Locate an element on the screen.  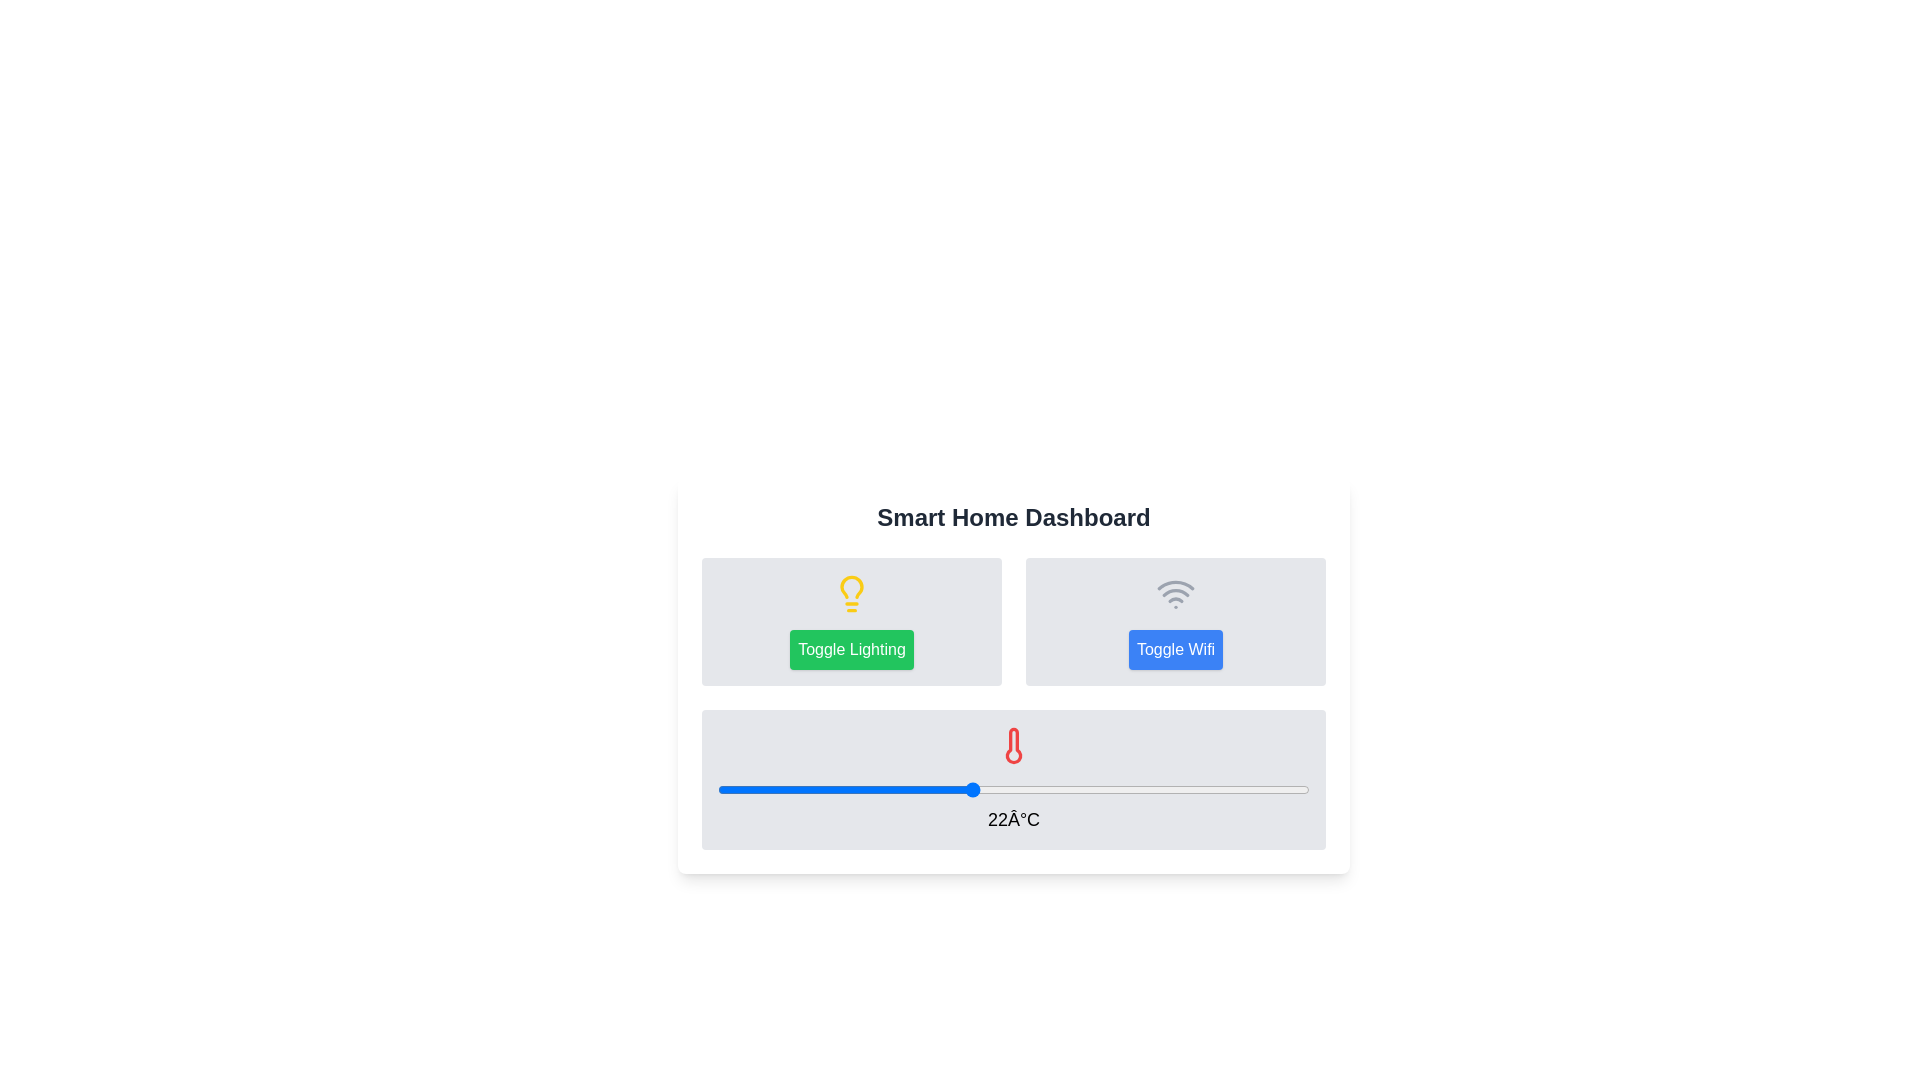
the temperature is located at coordinates (928, 789).